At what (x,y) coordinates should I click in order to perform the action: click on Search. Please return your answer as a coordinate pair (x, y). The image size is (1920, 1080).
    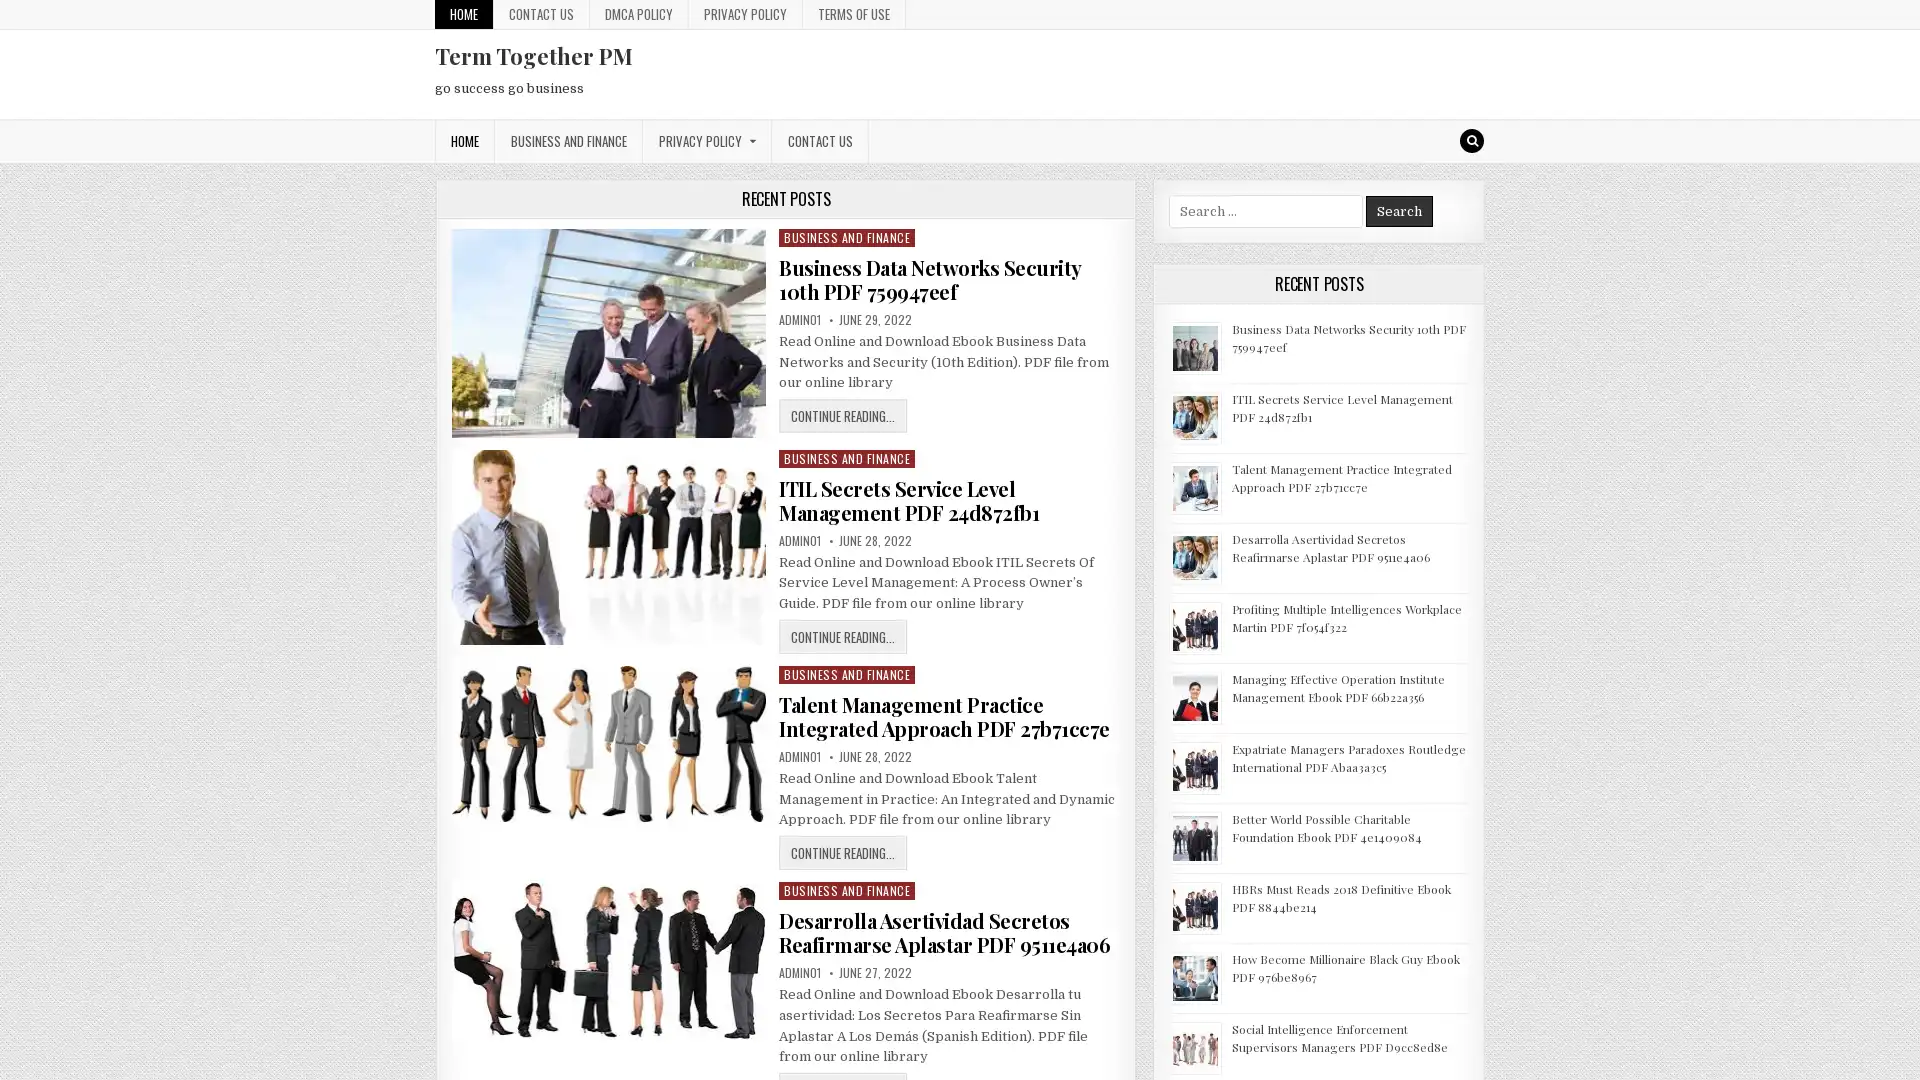
    Looking at the image, I should click on (1398, 211).